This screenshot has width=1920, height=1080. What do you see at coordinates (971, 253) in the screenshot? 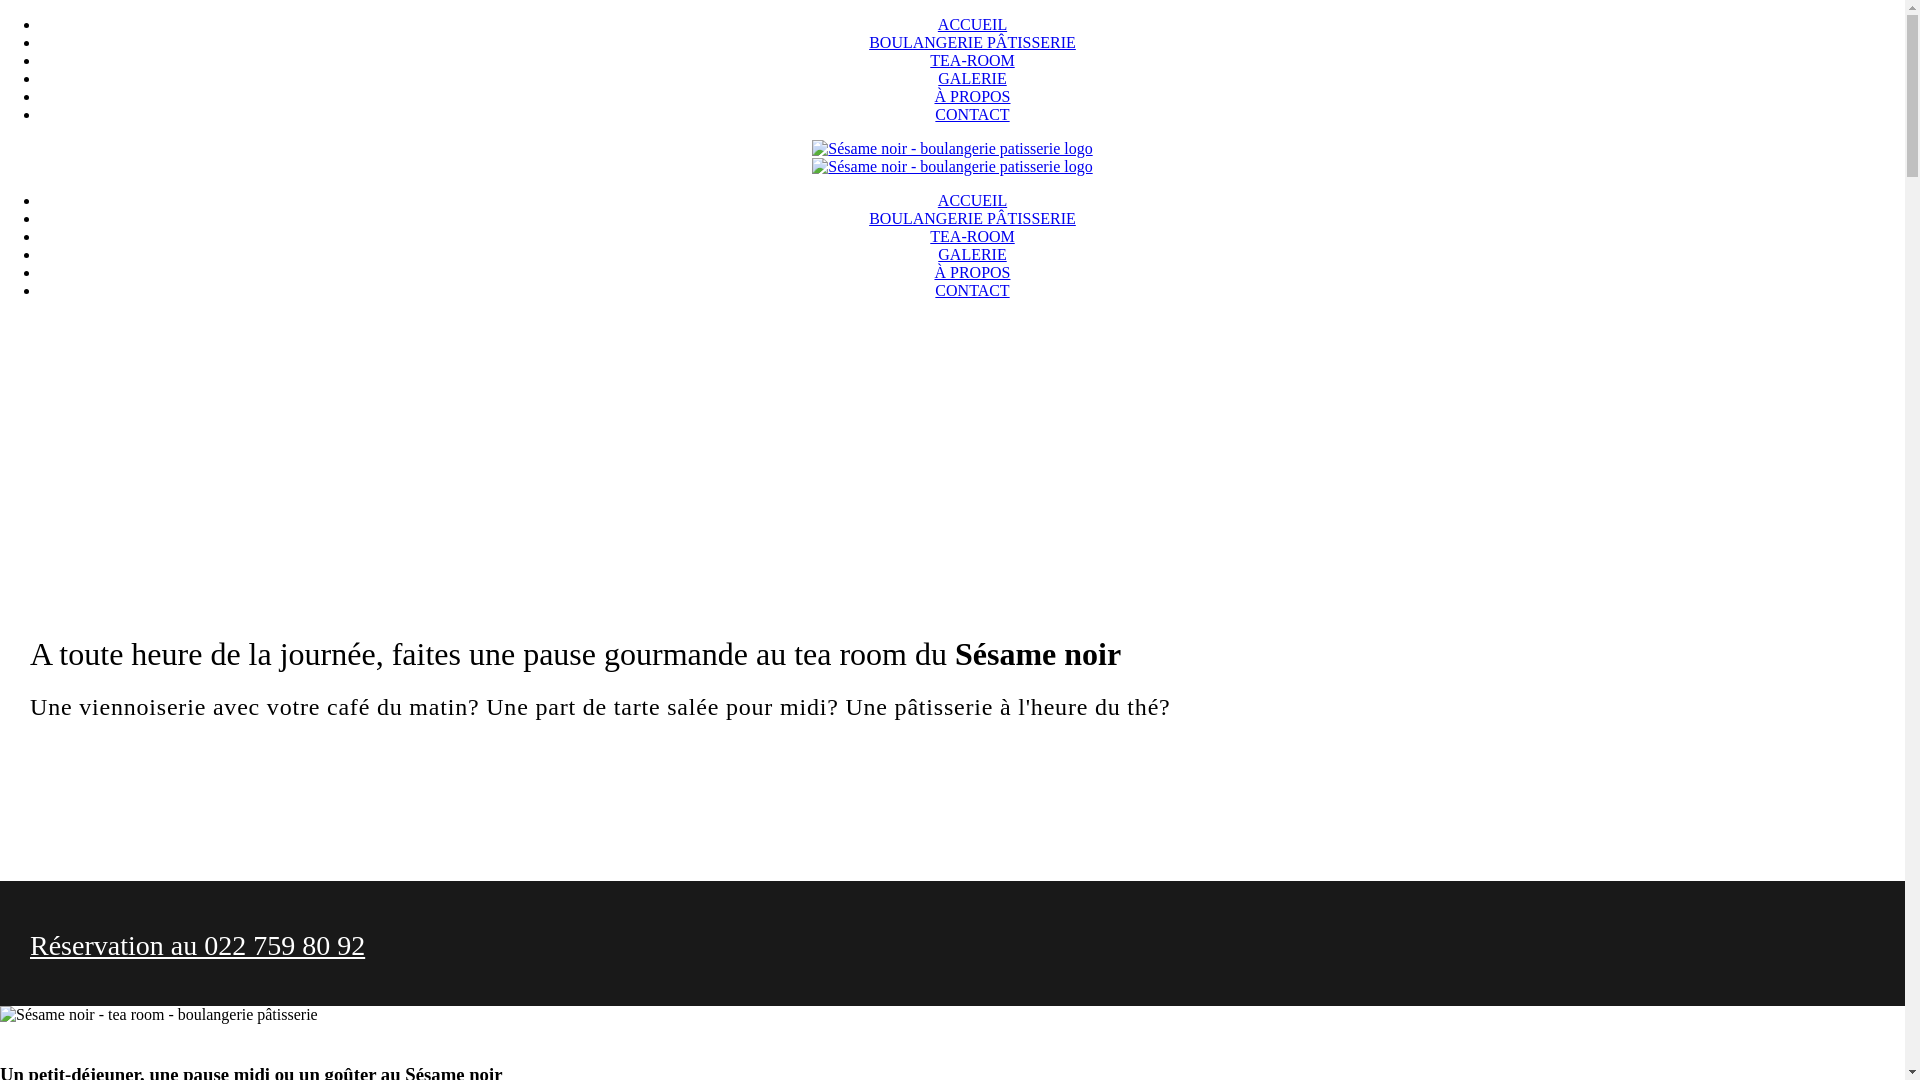
I see `'GALERIE'` at bounding box center [971, 253].